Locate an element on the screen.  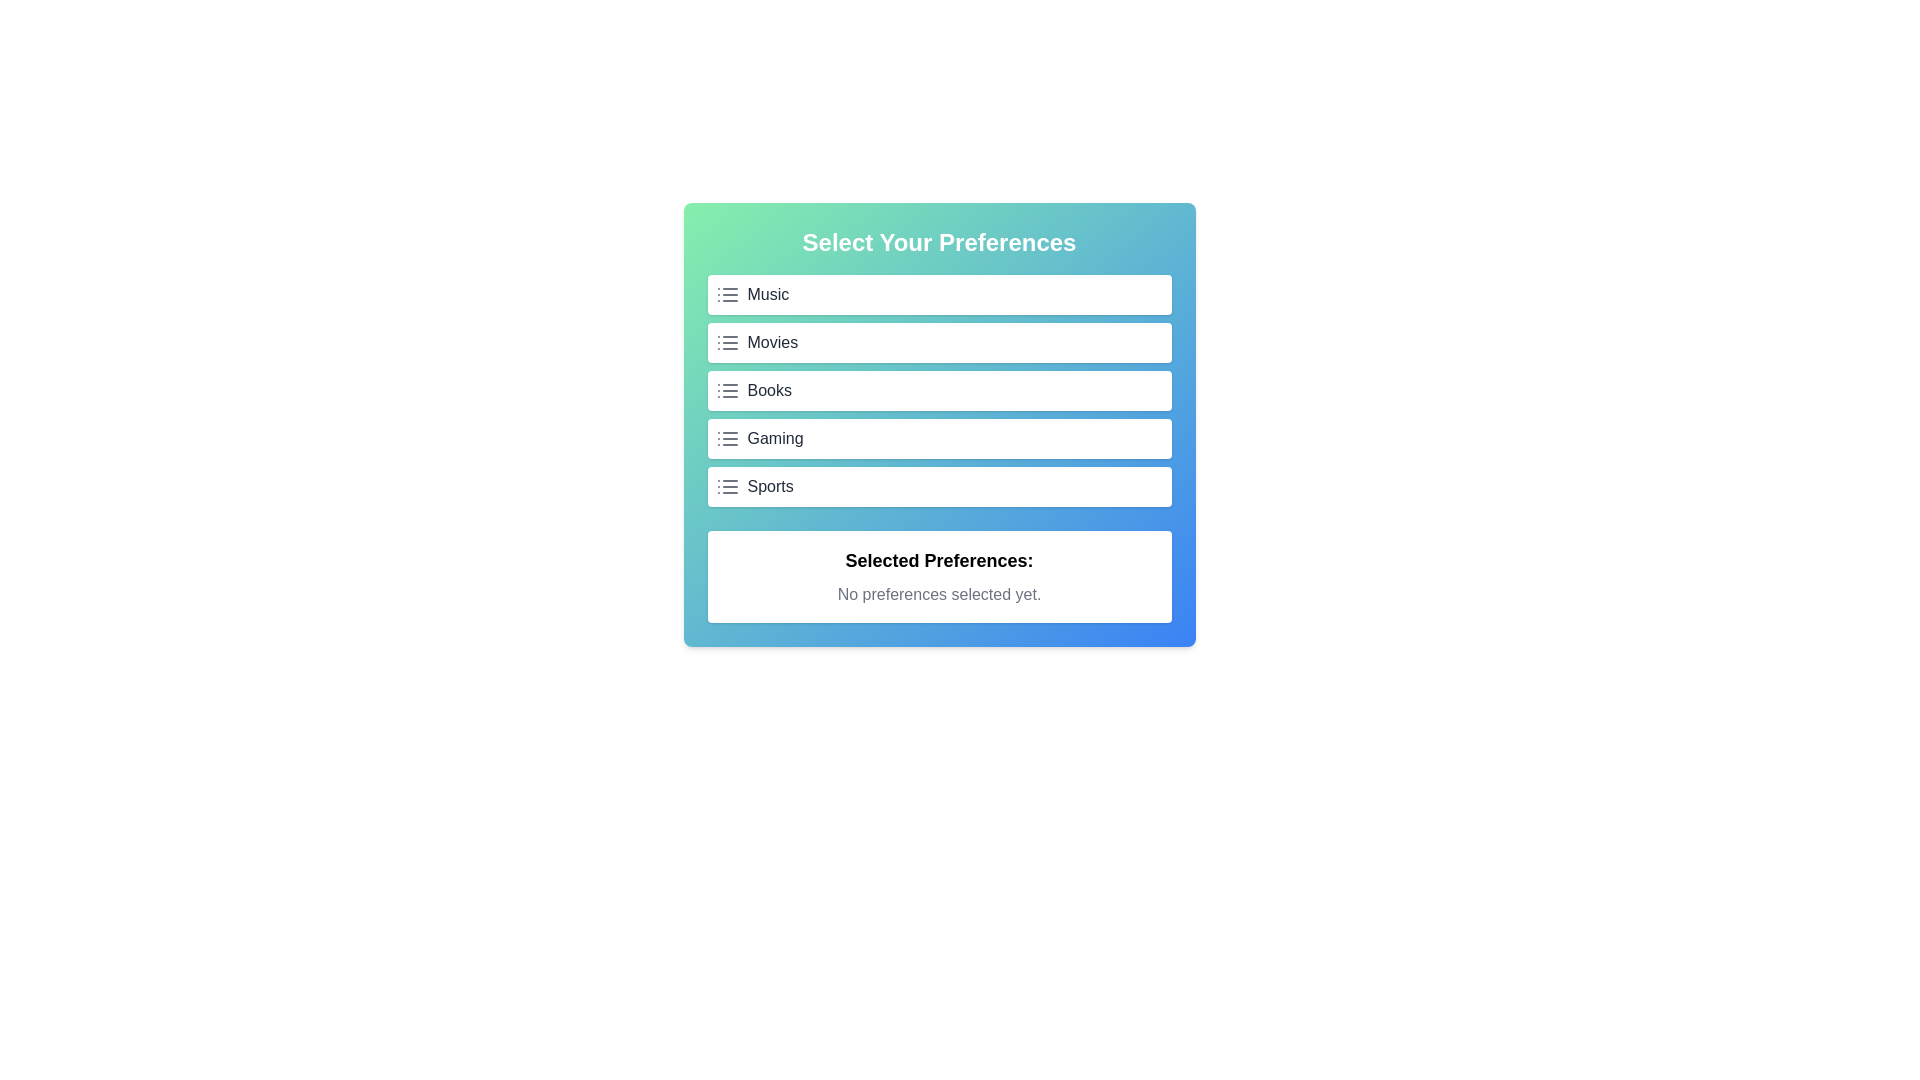
the static text label indicating the section pertains to the user's selected preferences, located in a card-like section, above the text 'No preferences selected yet.' is located at coordinates (938, 560).